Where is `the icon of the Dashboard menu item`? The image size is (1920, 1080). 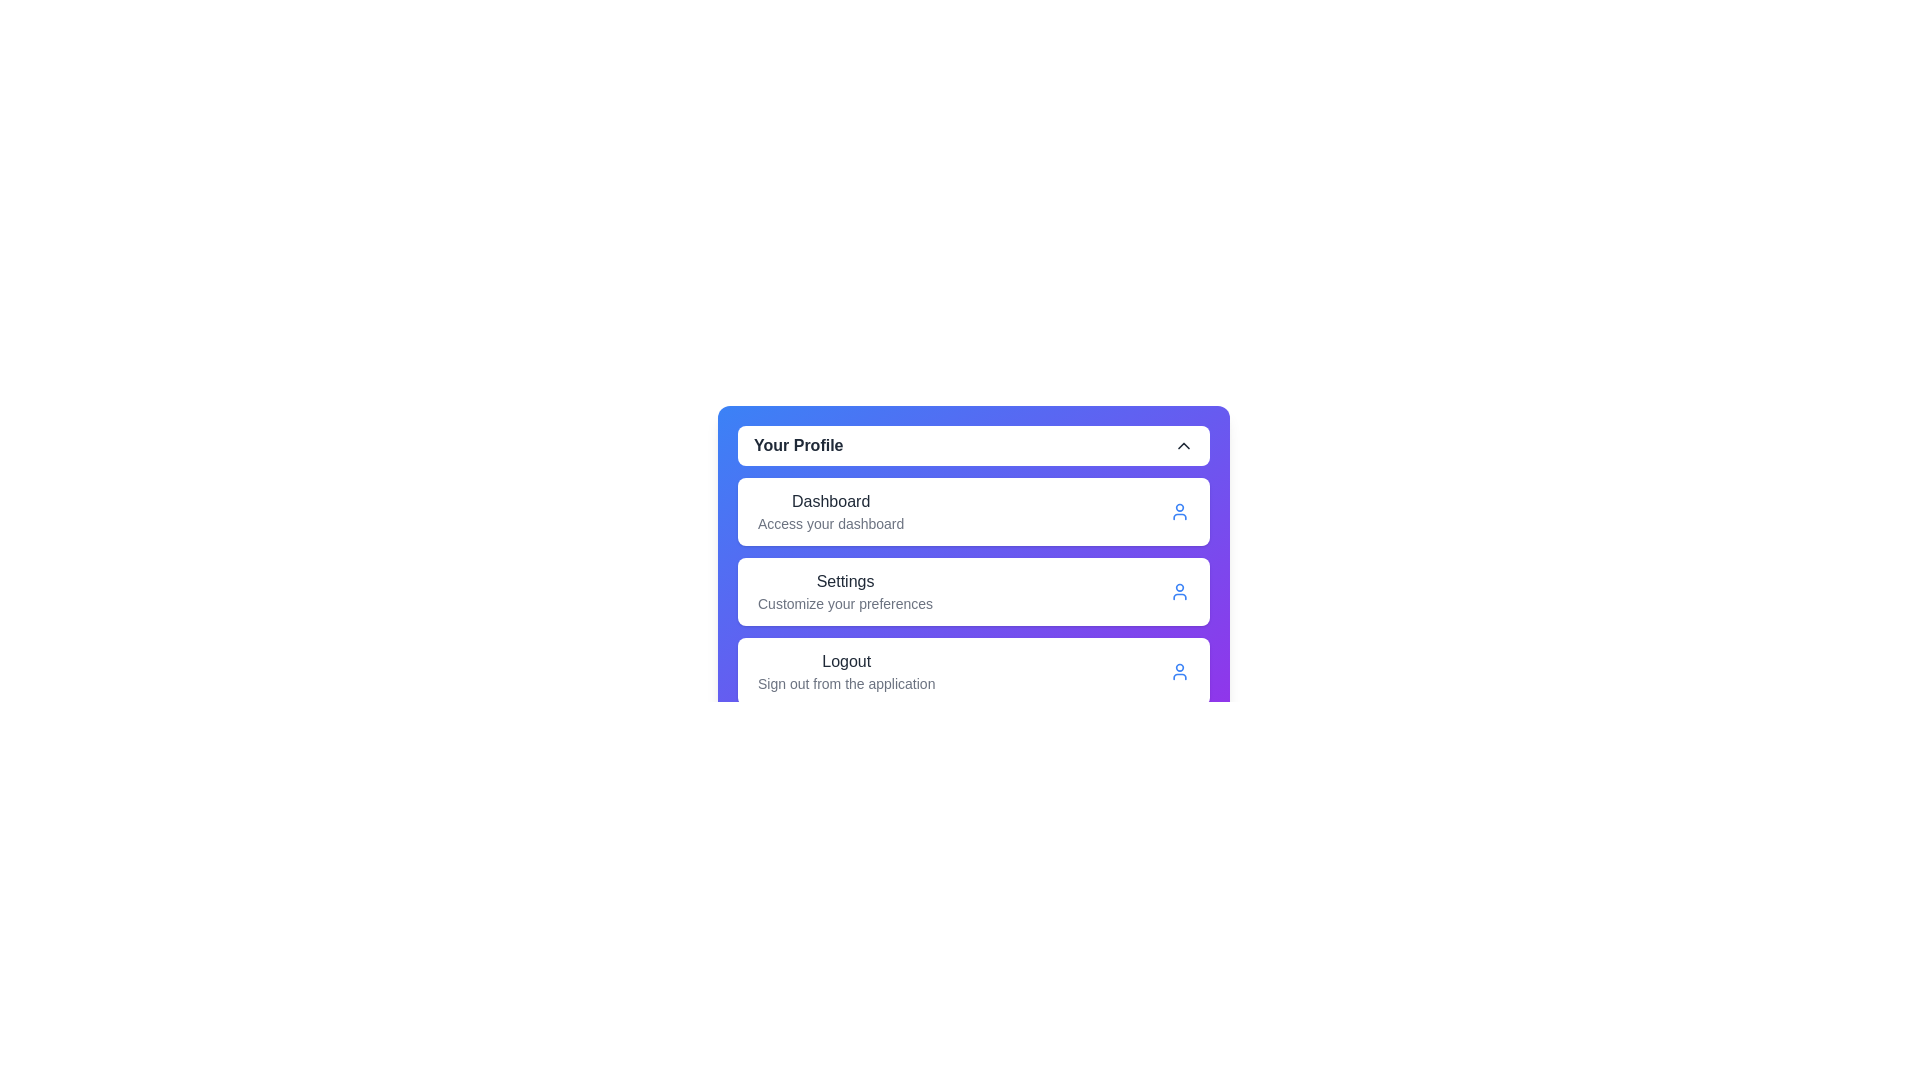
the icon of the Dashboard menu item is located at coordinates (1180, 511).